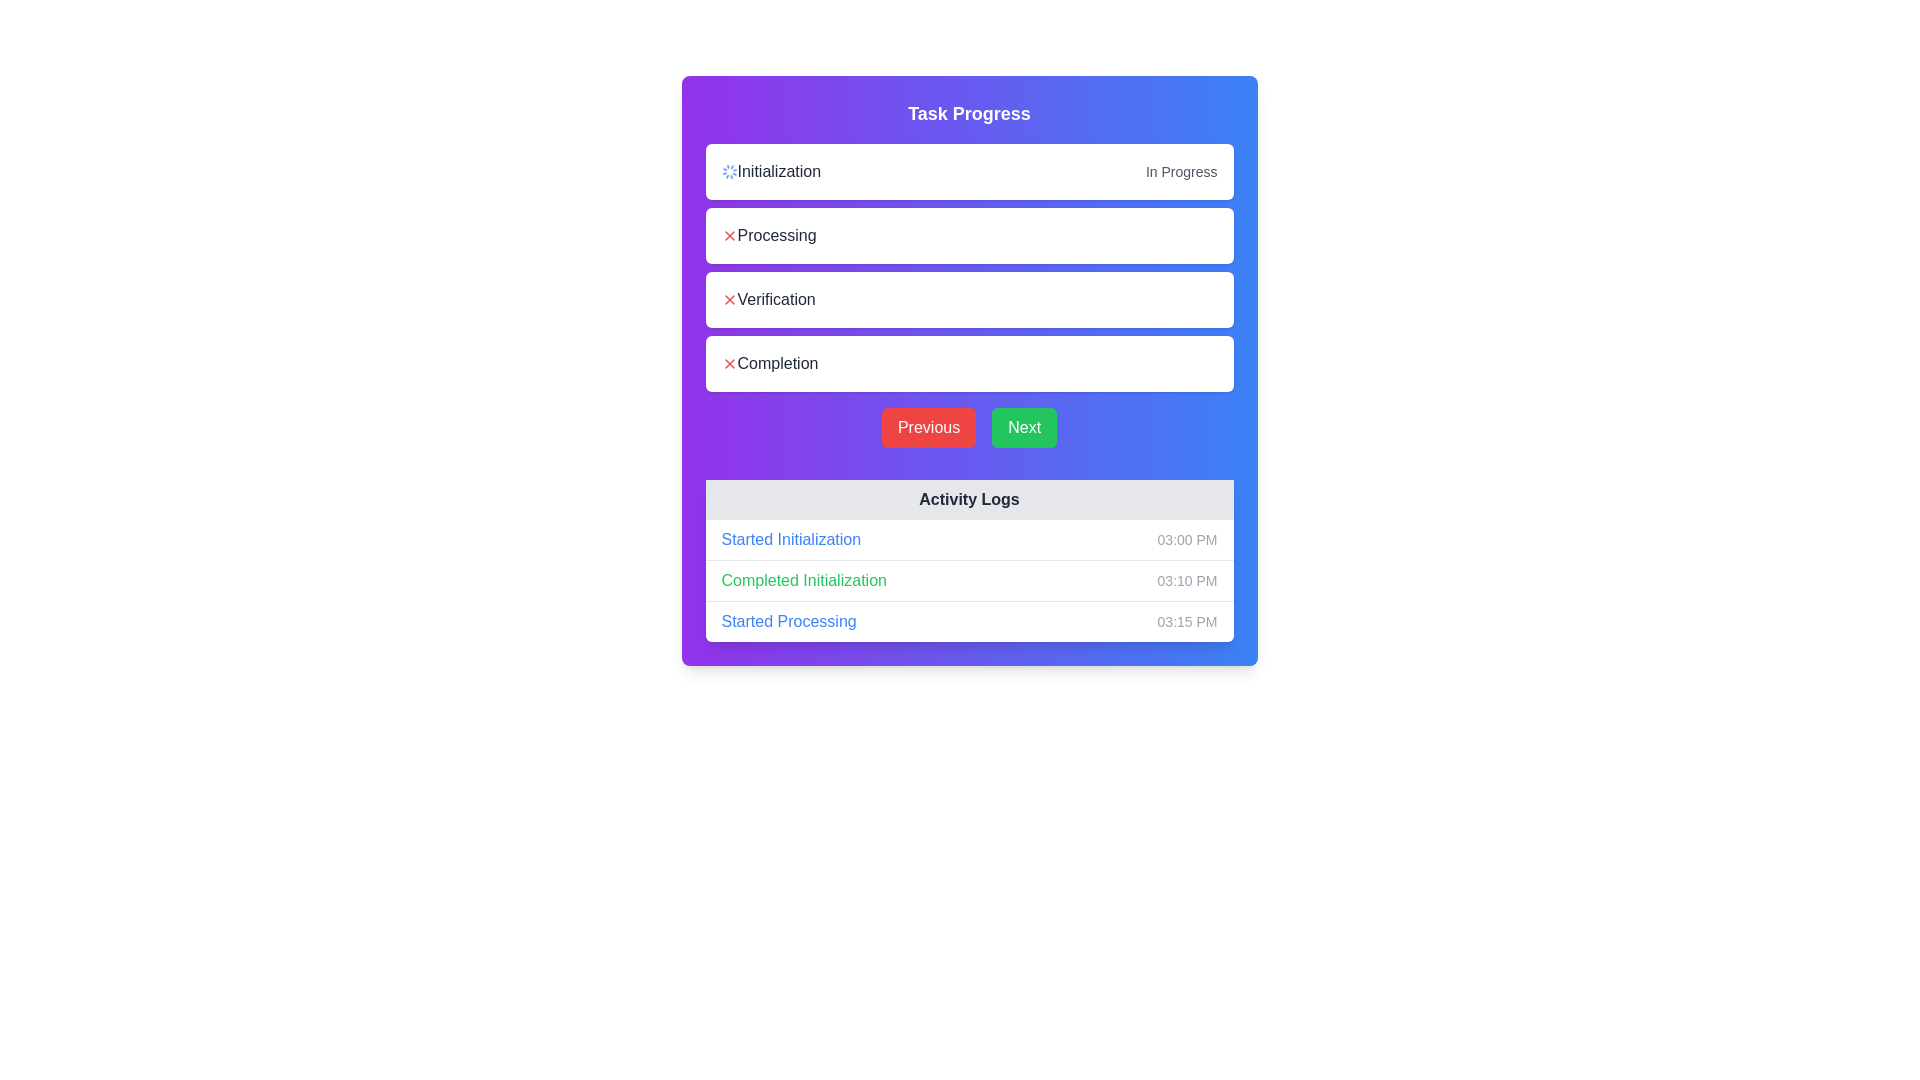  Describe the element at coordinates (969, 266) in the screenshot. I see `the second step indicator of the multi-step process in the 'Task Progress' section` at that location.